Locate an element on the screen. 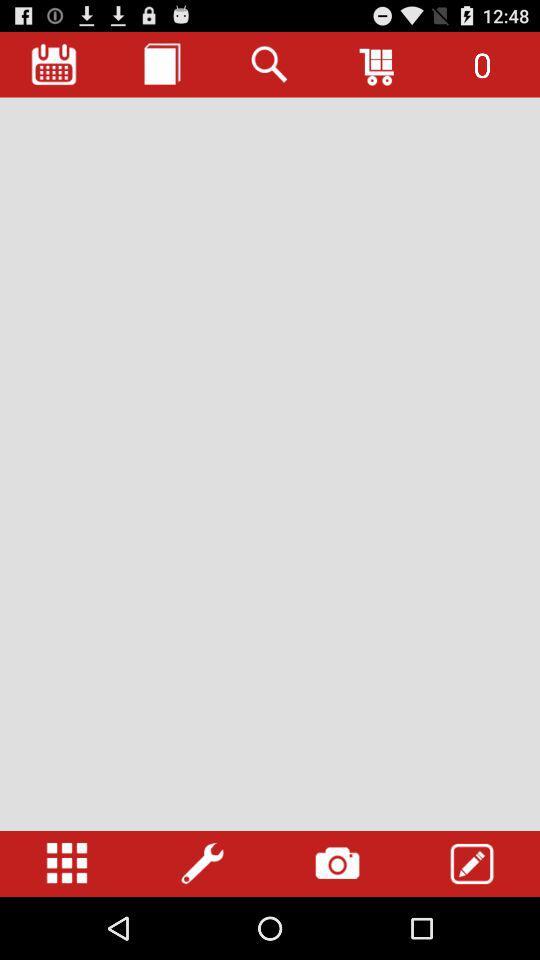 This screenshot has width=540, height=960. access phone 's camera is located at coordinates (337, 863).